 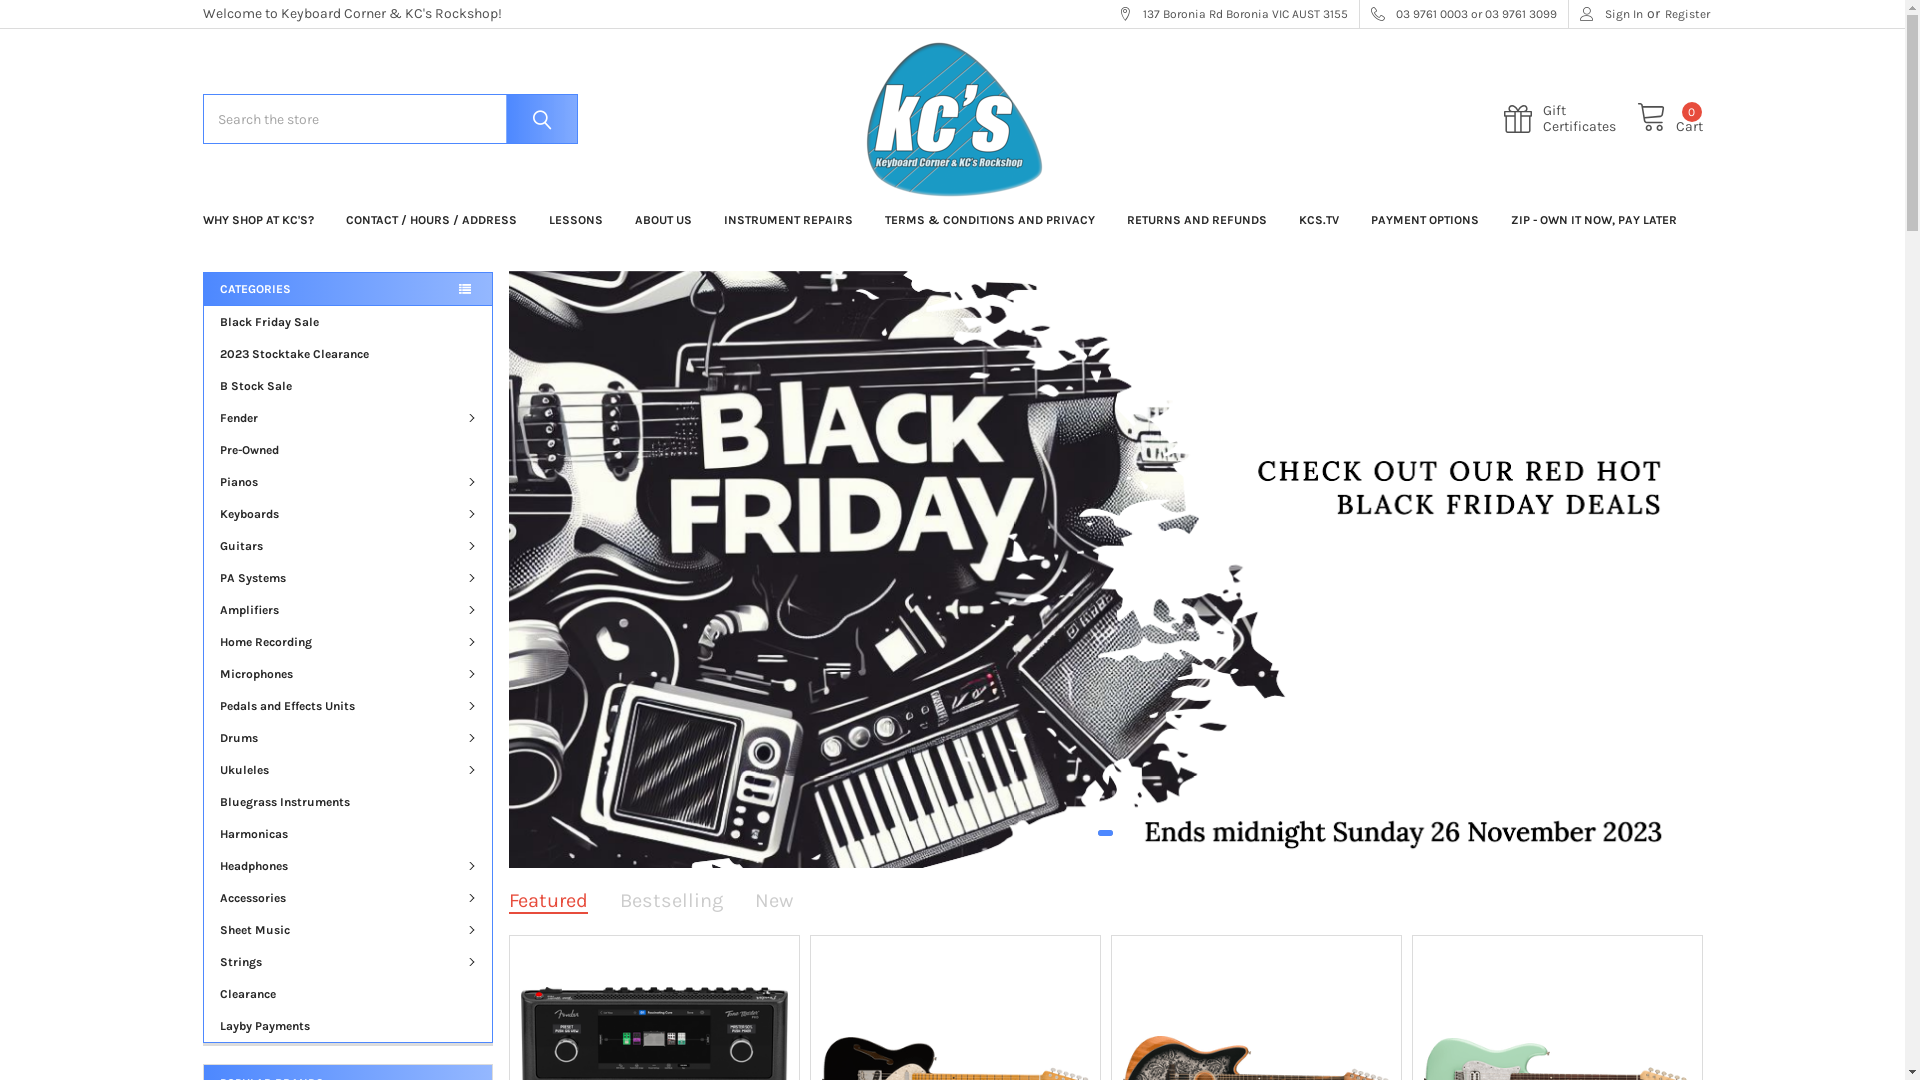 I want to click on 'KCS.TV', so click(x=1281, y=219).